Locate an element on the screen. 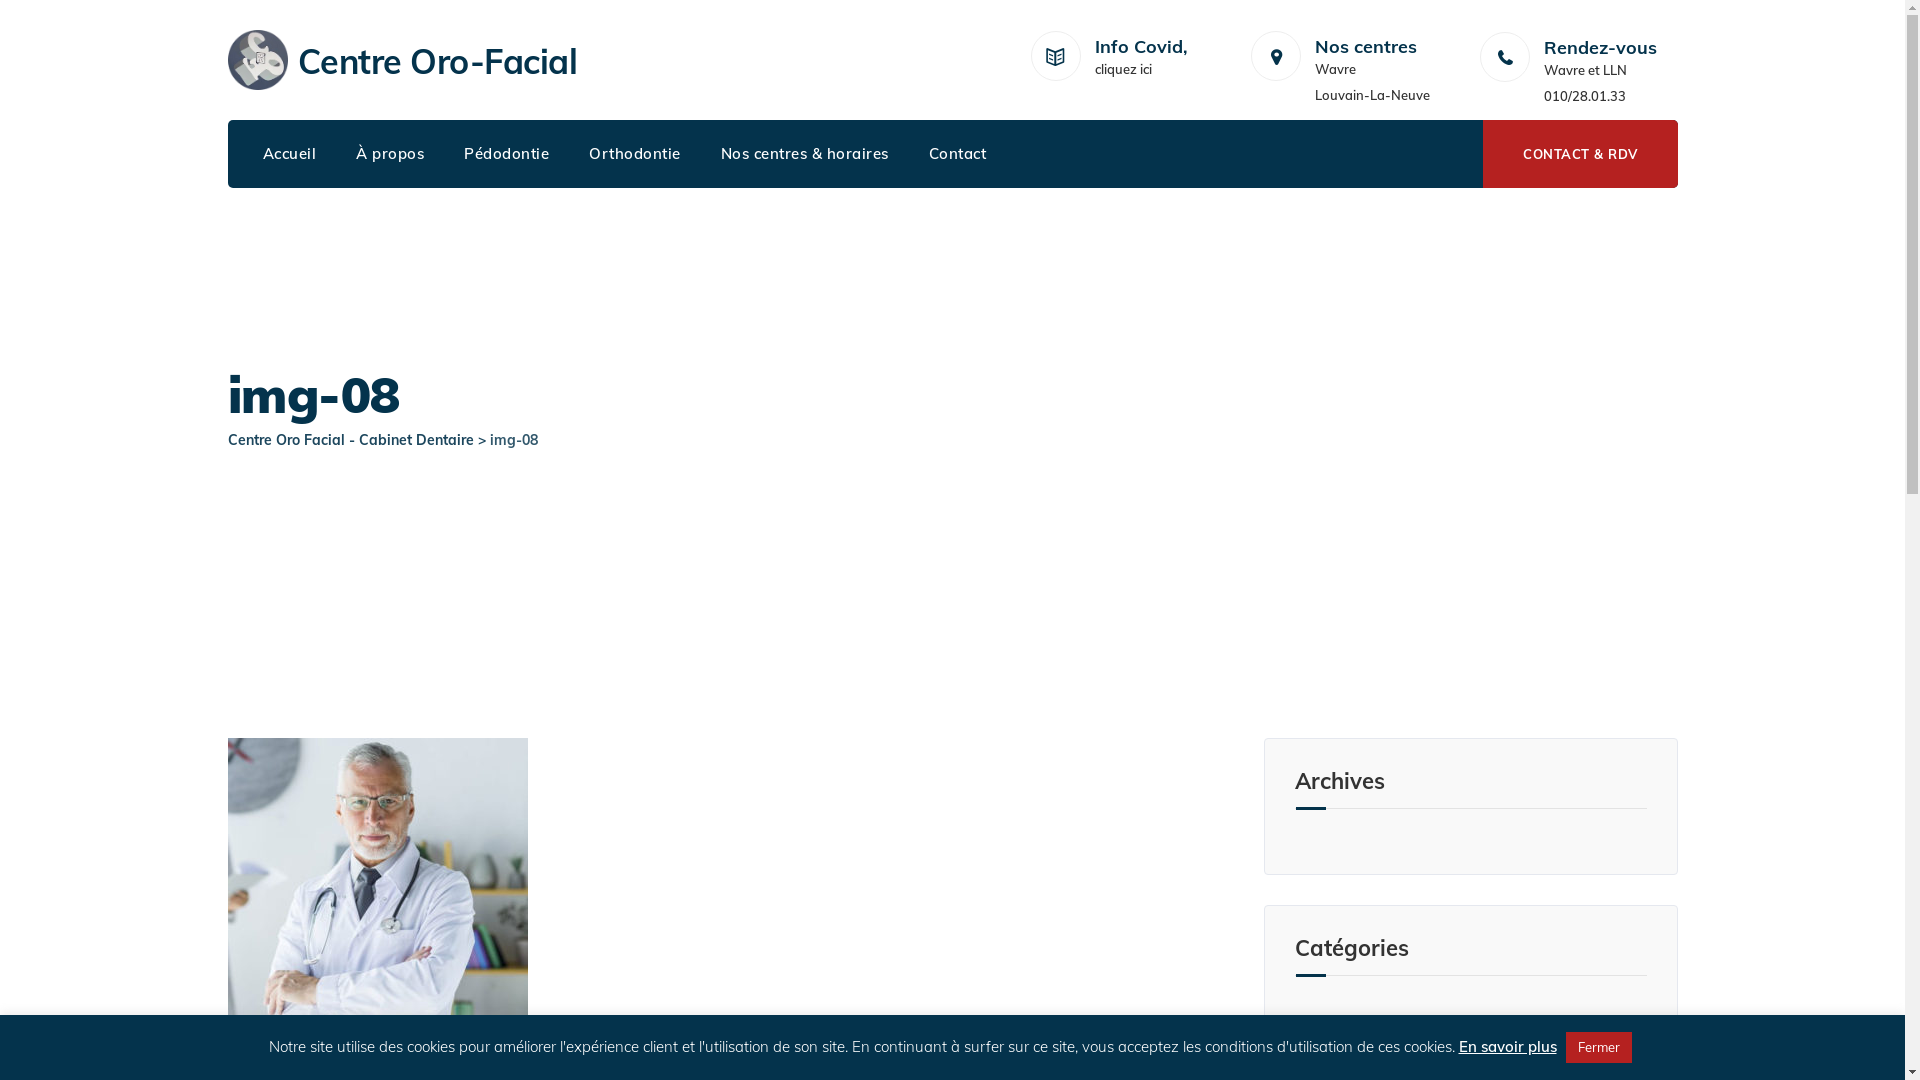 The image size is (1920, 1080). 'Info Covid, is located at coordinates (1093, 59).